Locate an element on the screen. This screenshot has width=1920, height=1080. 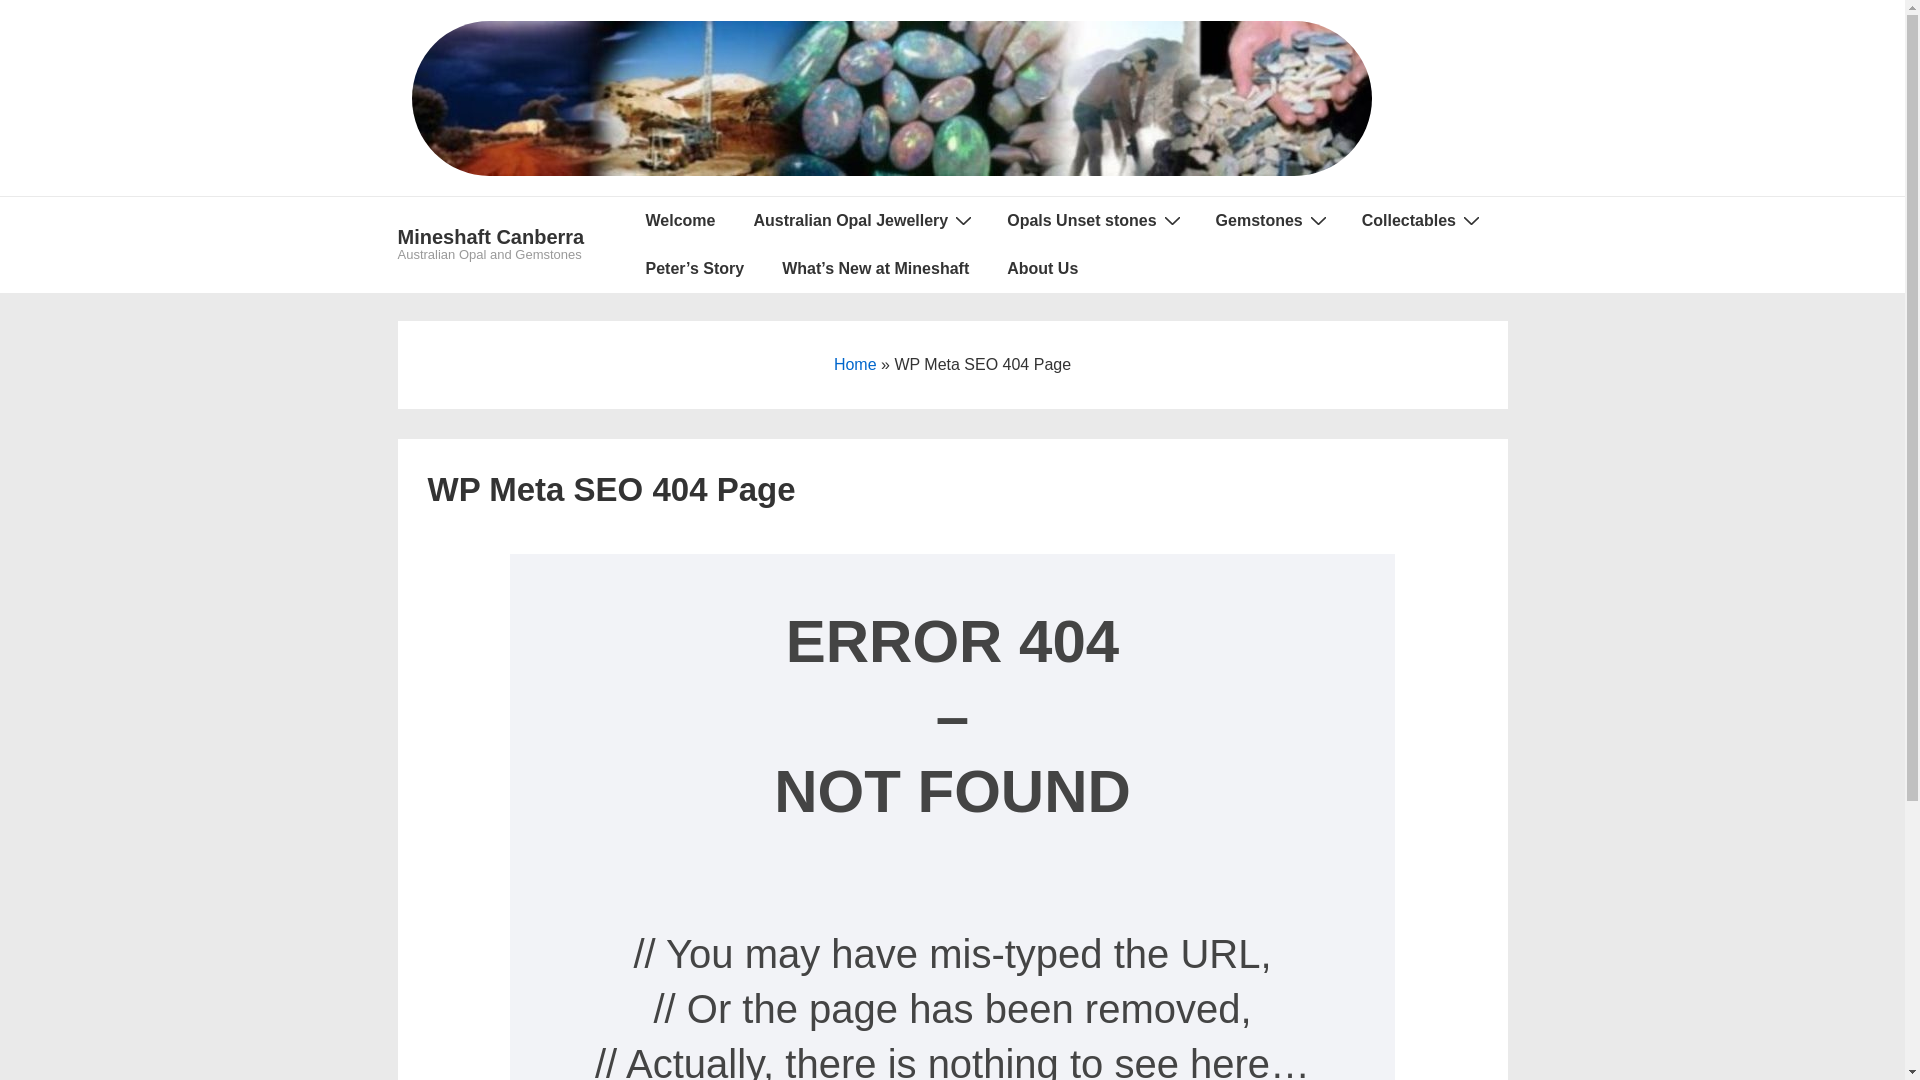
'Home' is located at coordinates (855, 364).